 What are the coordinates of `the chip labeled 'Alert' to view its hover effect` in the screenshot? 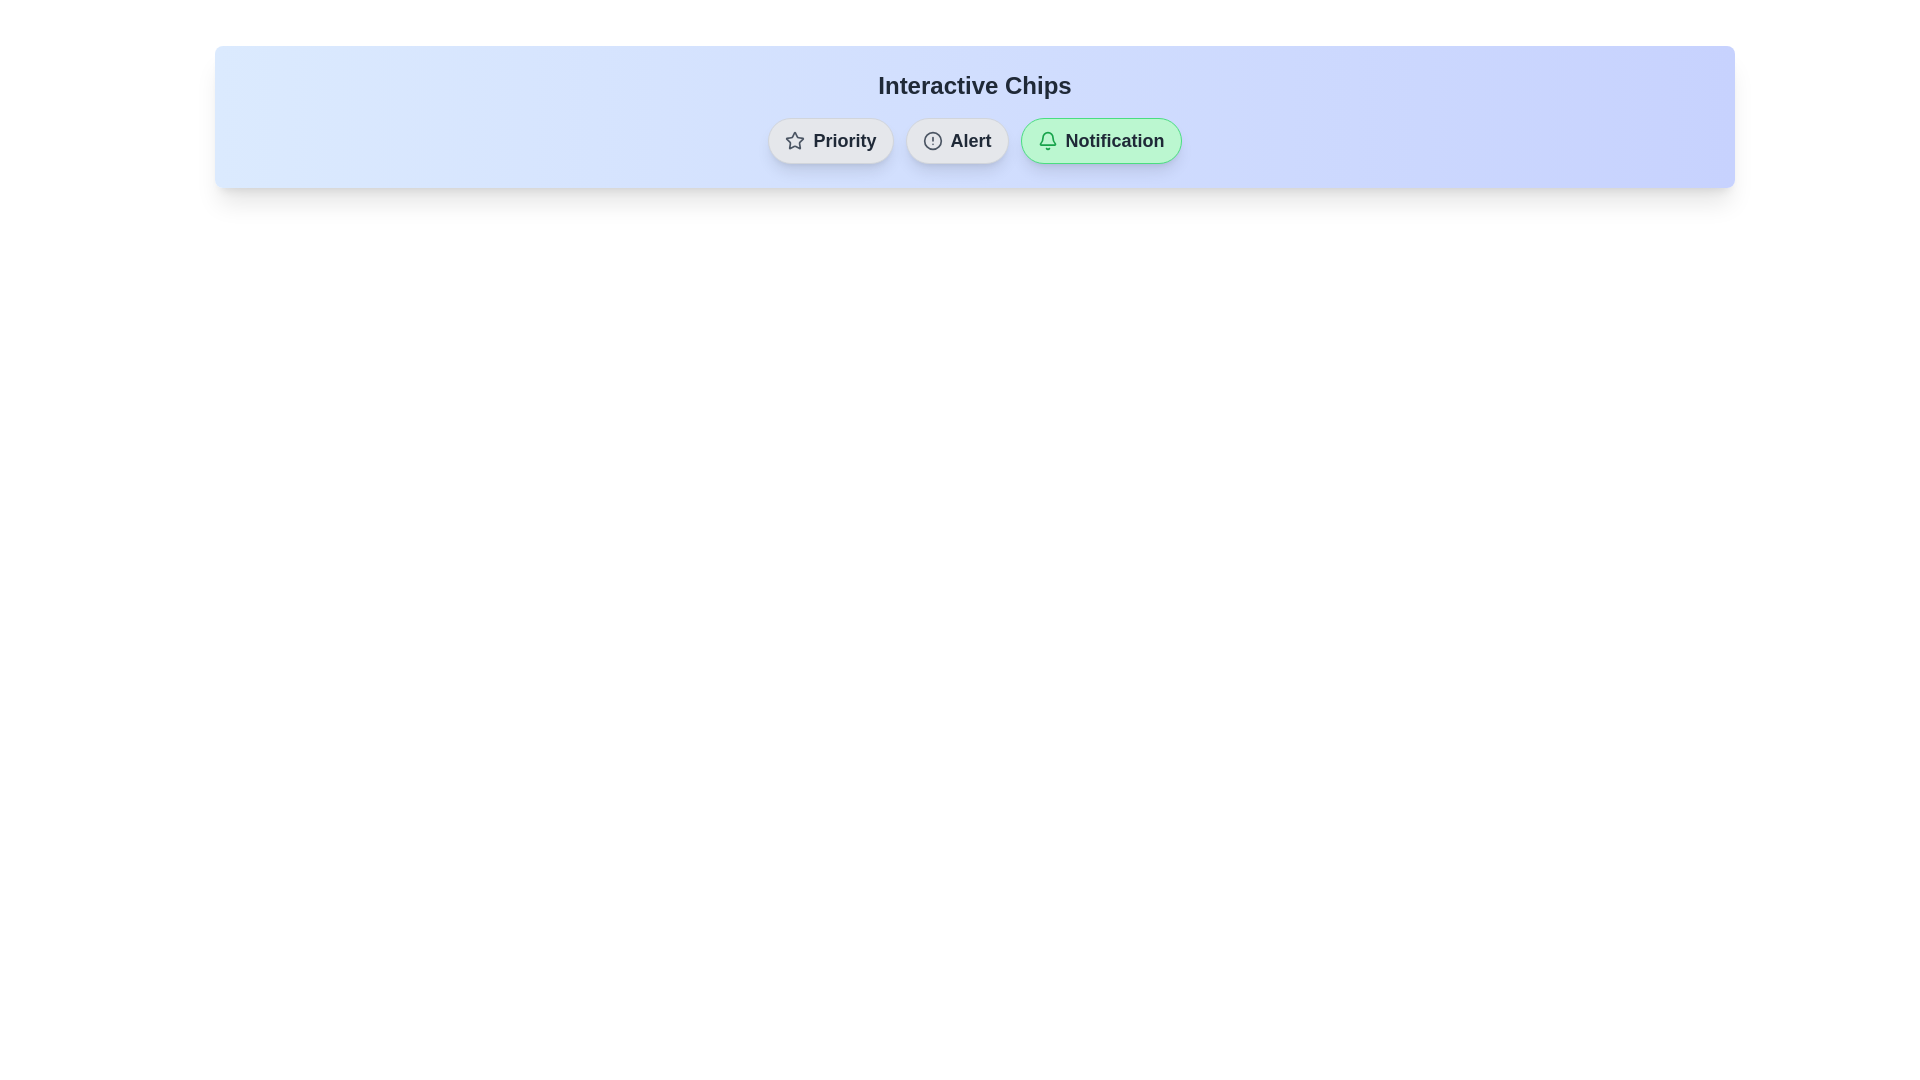 It's located at (955, 140).